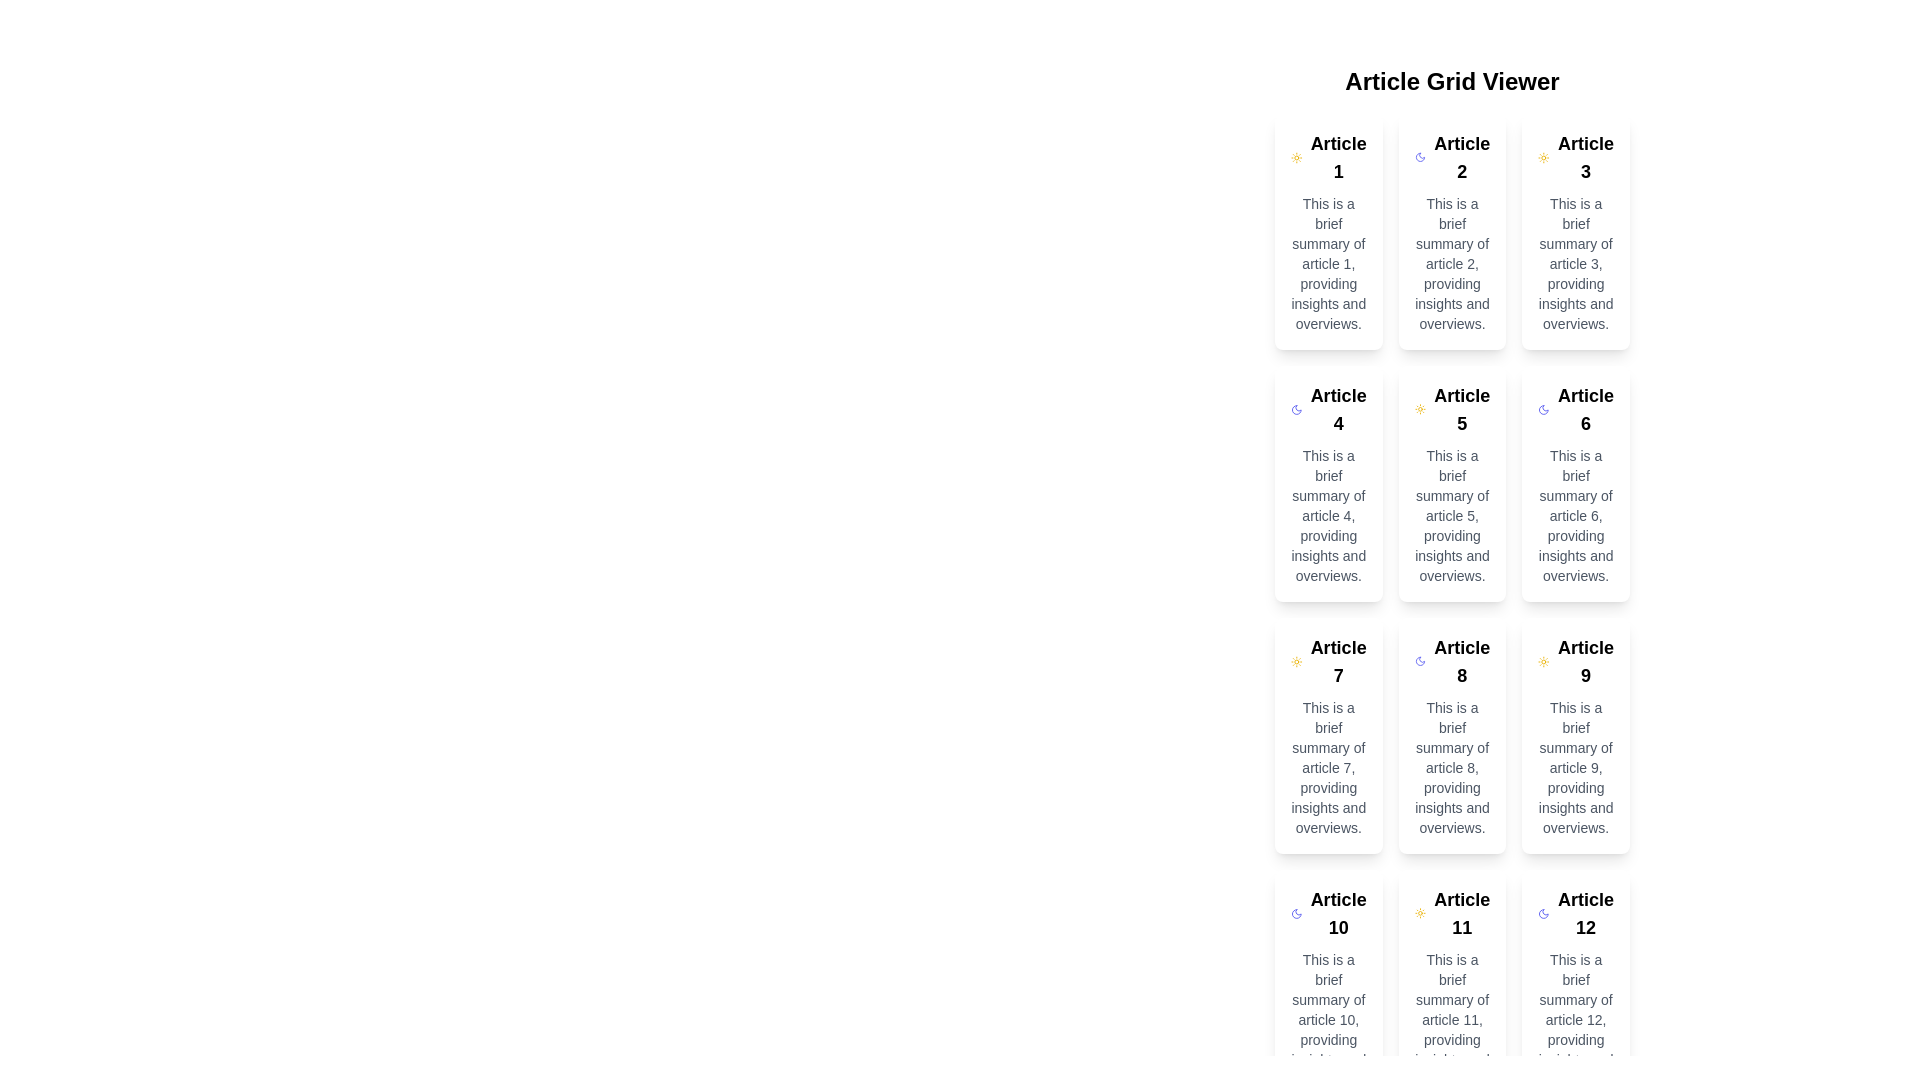 The image size is (1920, 1080). I want to click on the nighttime icon represented by an SVG element, located centrally within the fourth grid item titled 'Article 4', so click(1296, 408).